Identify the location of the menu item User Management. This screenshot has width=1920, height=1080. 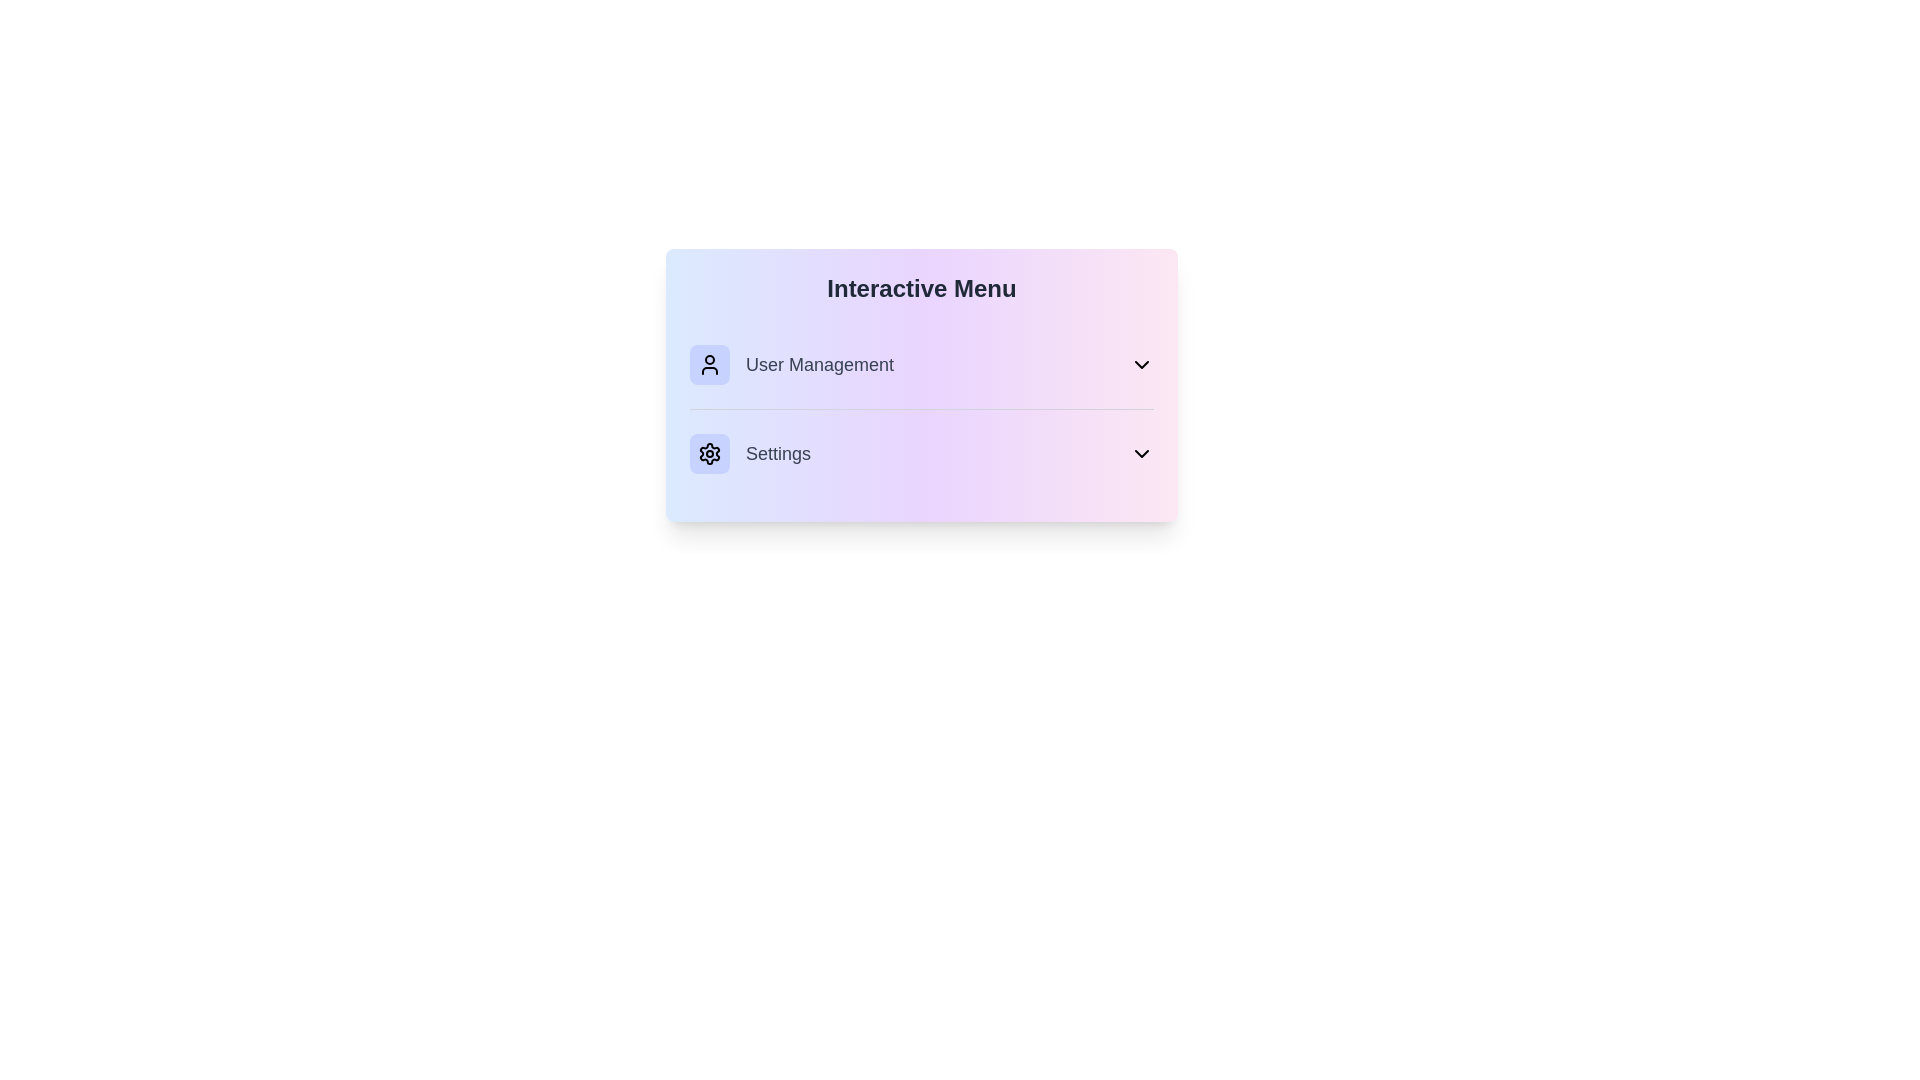
(710, 365).